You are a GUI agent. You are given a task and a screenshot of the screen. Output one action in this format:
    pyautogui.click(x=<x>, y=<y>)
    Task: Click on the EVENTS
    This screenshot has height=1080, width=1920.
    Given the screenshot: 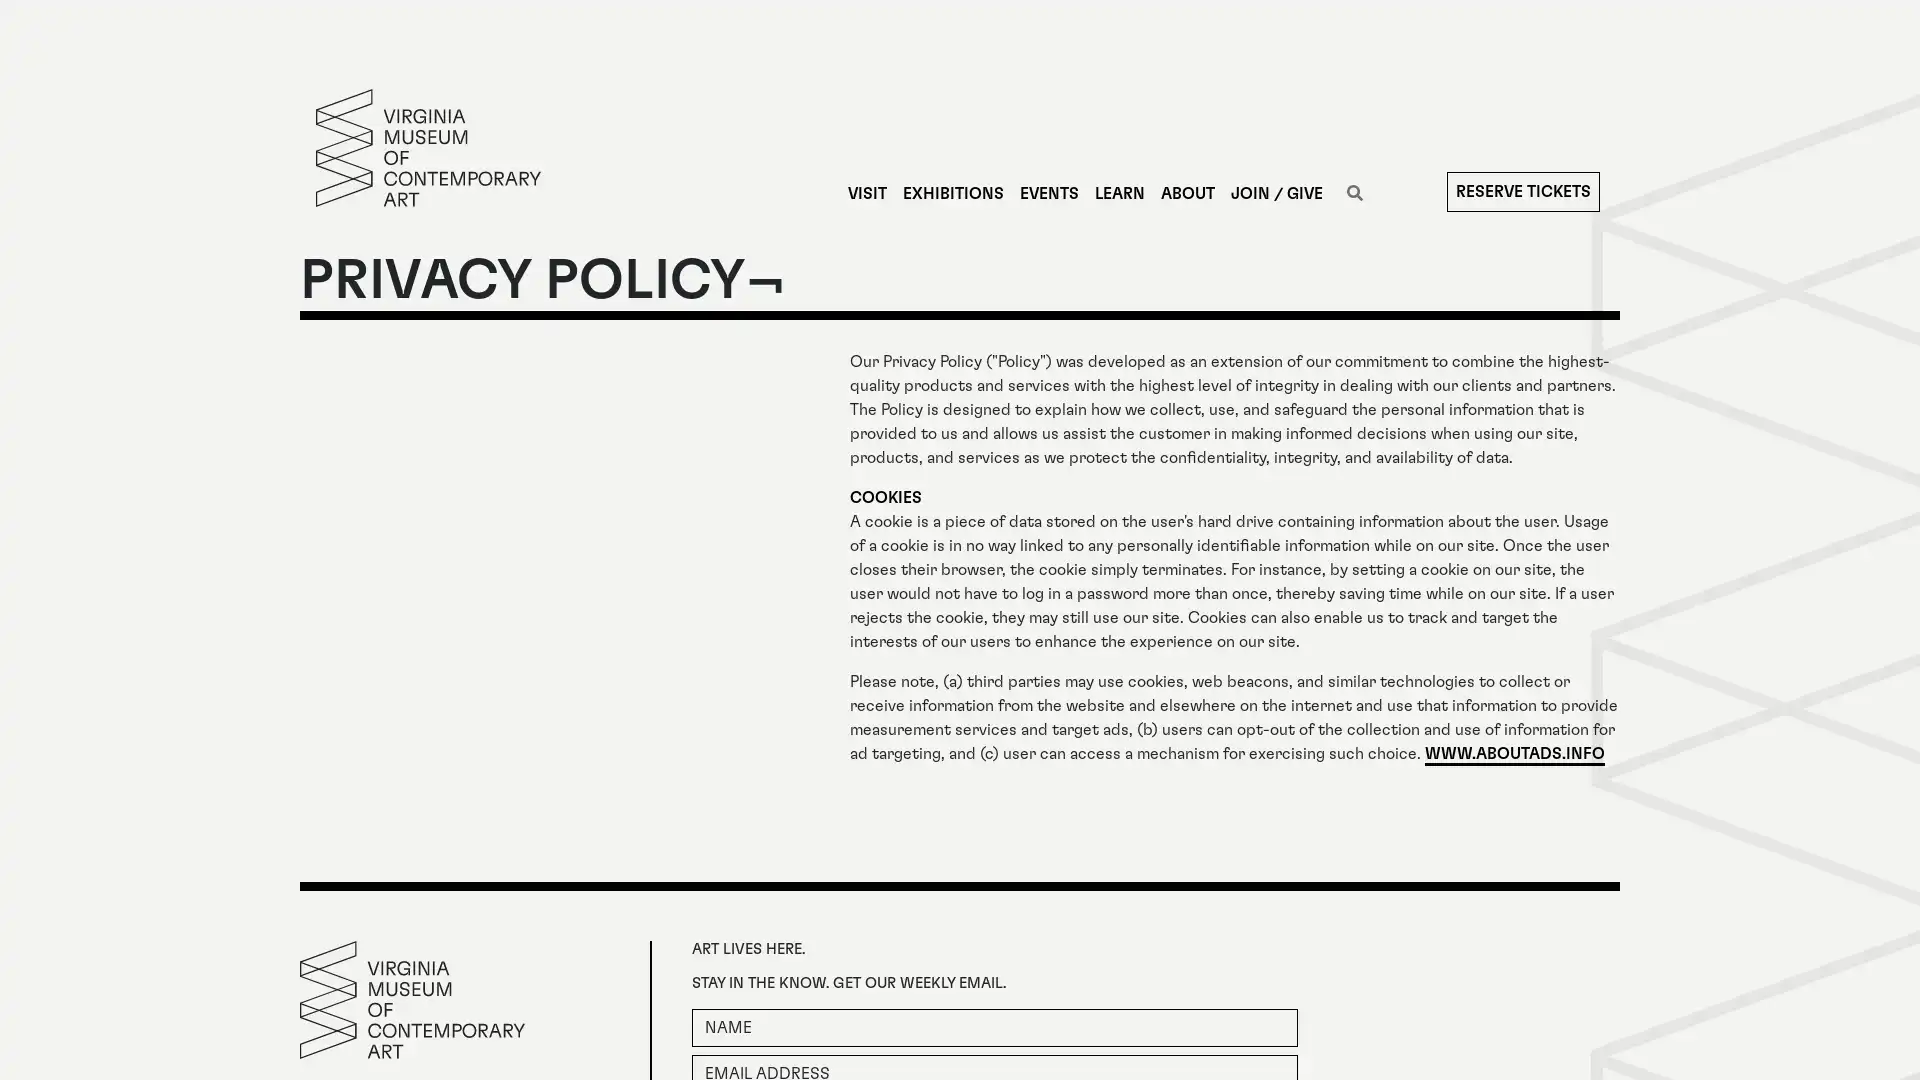 What is the action you would take?
    pyautogui.click(x=1047, y=193)
    